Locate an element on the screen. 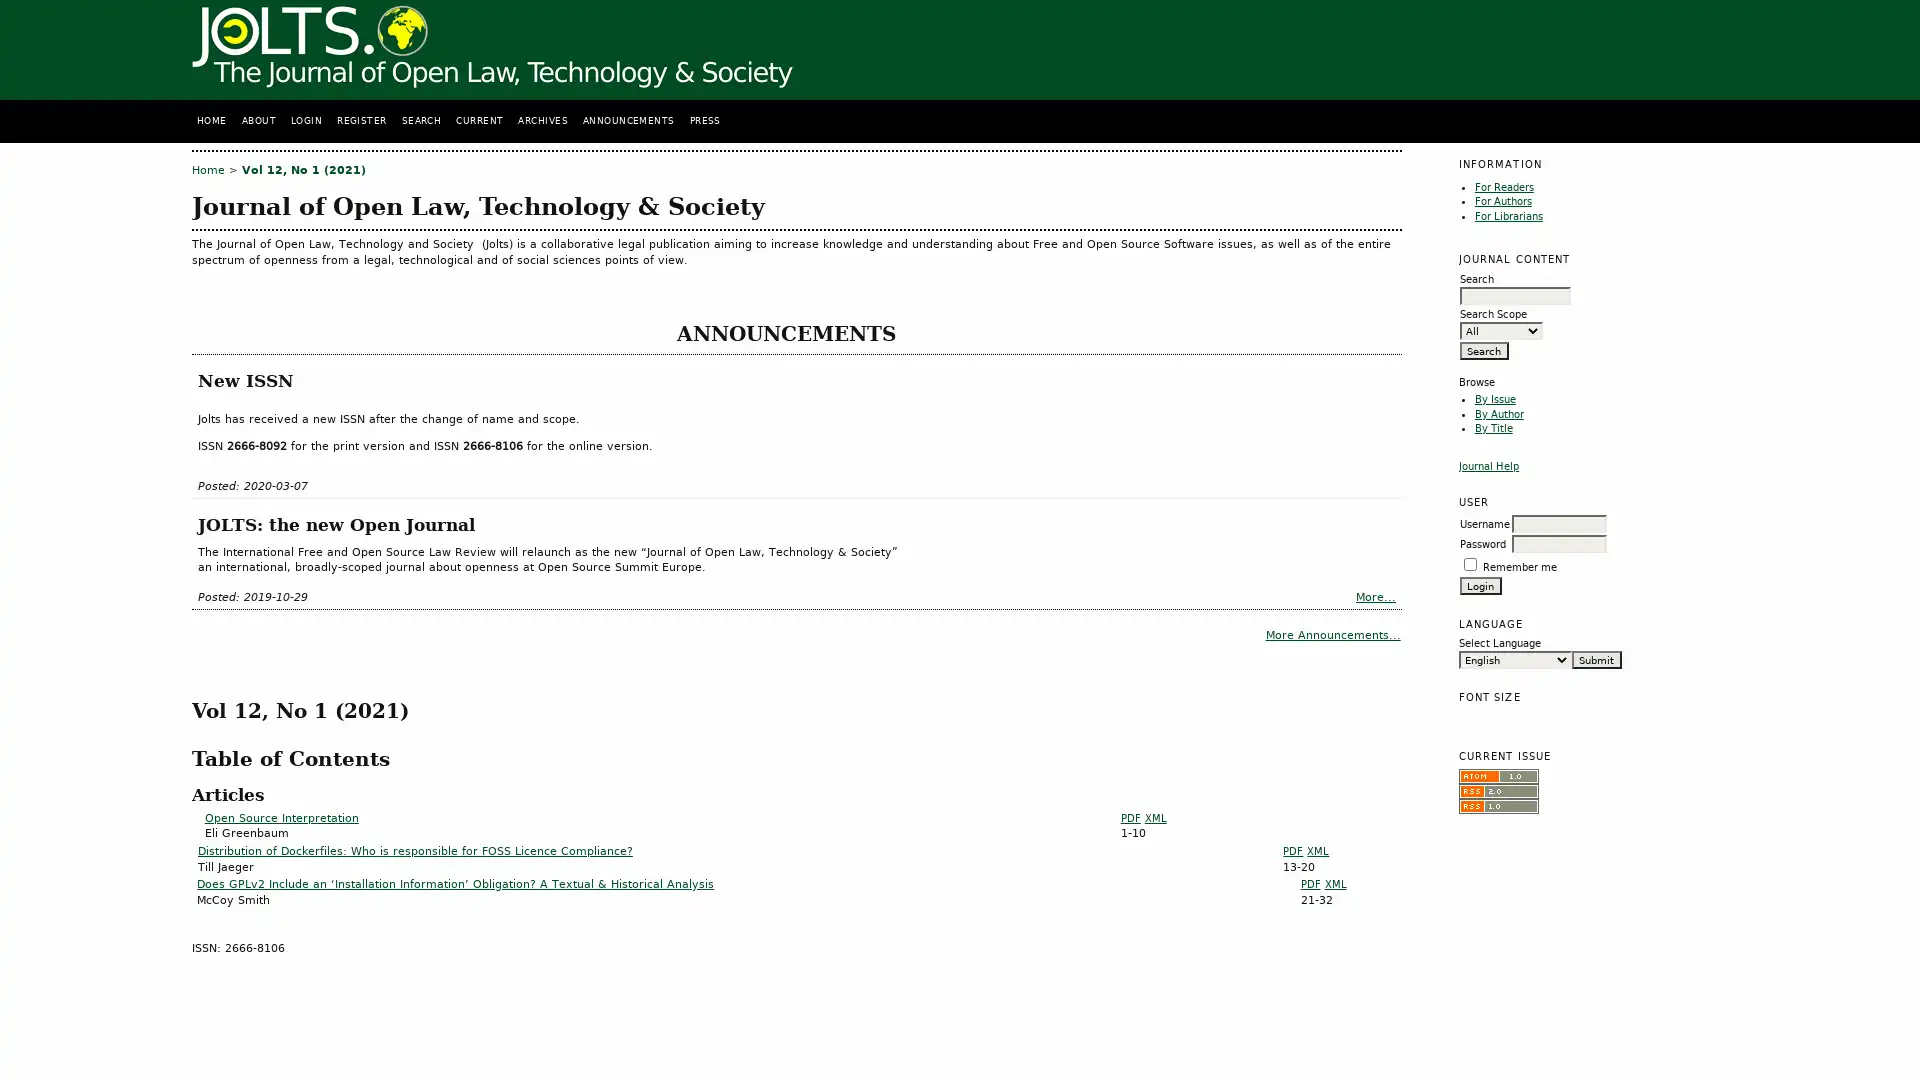 Image resolution: width=1920 pixels, height=1080 pixels. Login is located at coordinates (1480, 585).